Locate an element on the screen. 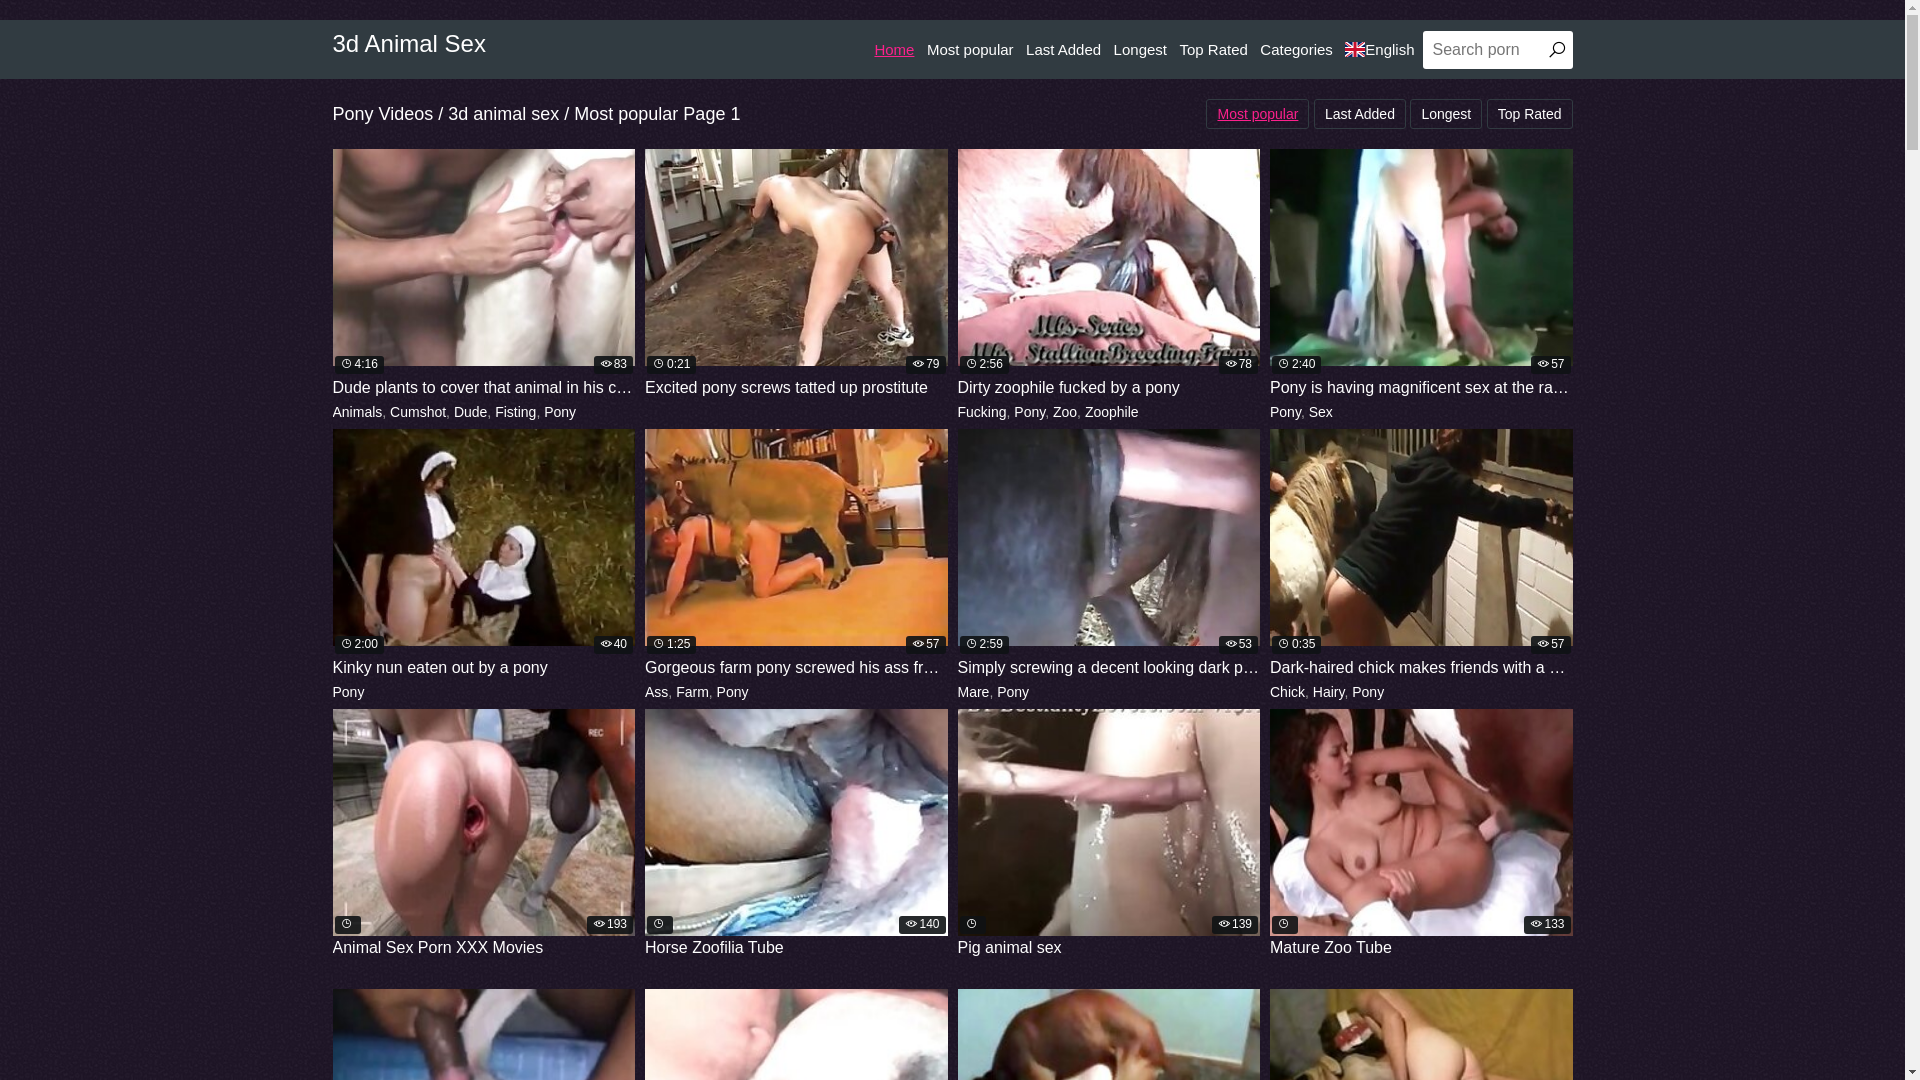  '2:59 is located at coordinates (1108, 554).